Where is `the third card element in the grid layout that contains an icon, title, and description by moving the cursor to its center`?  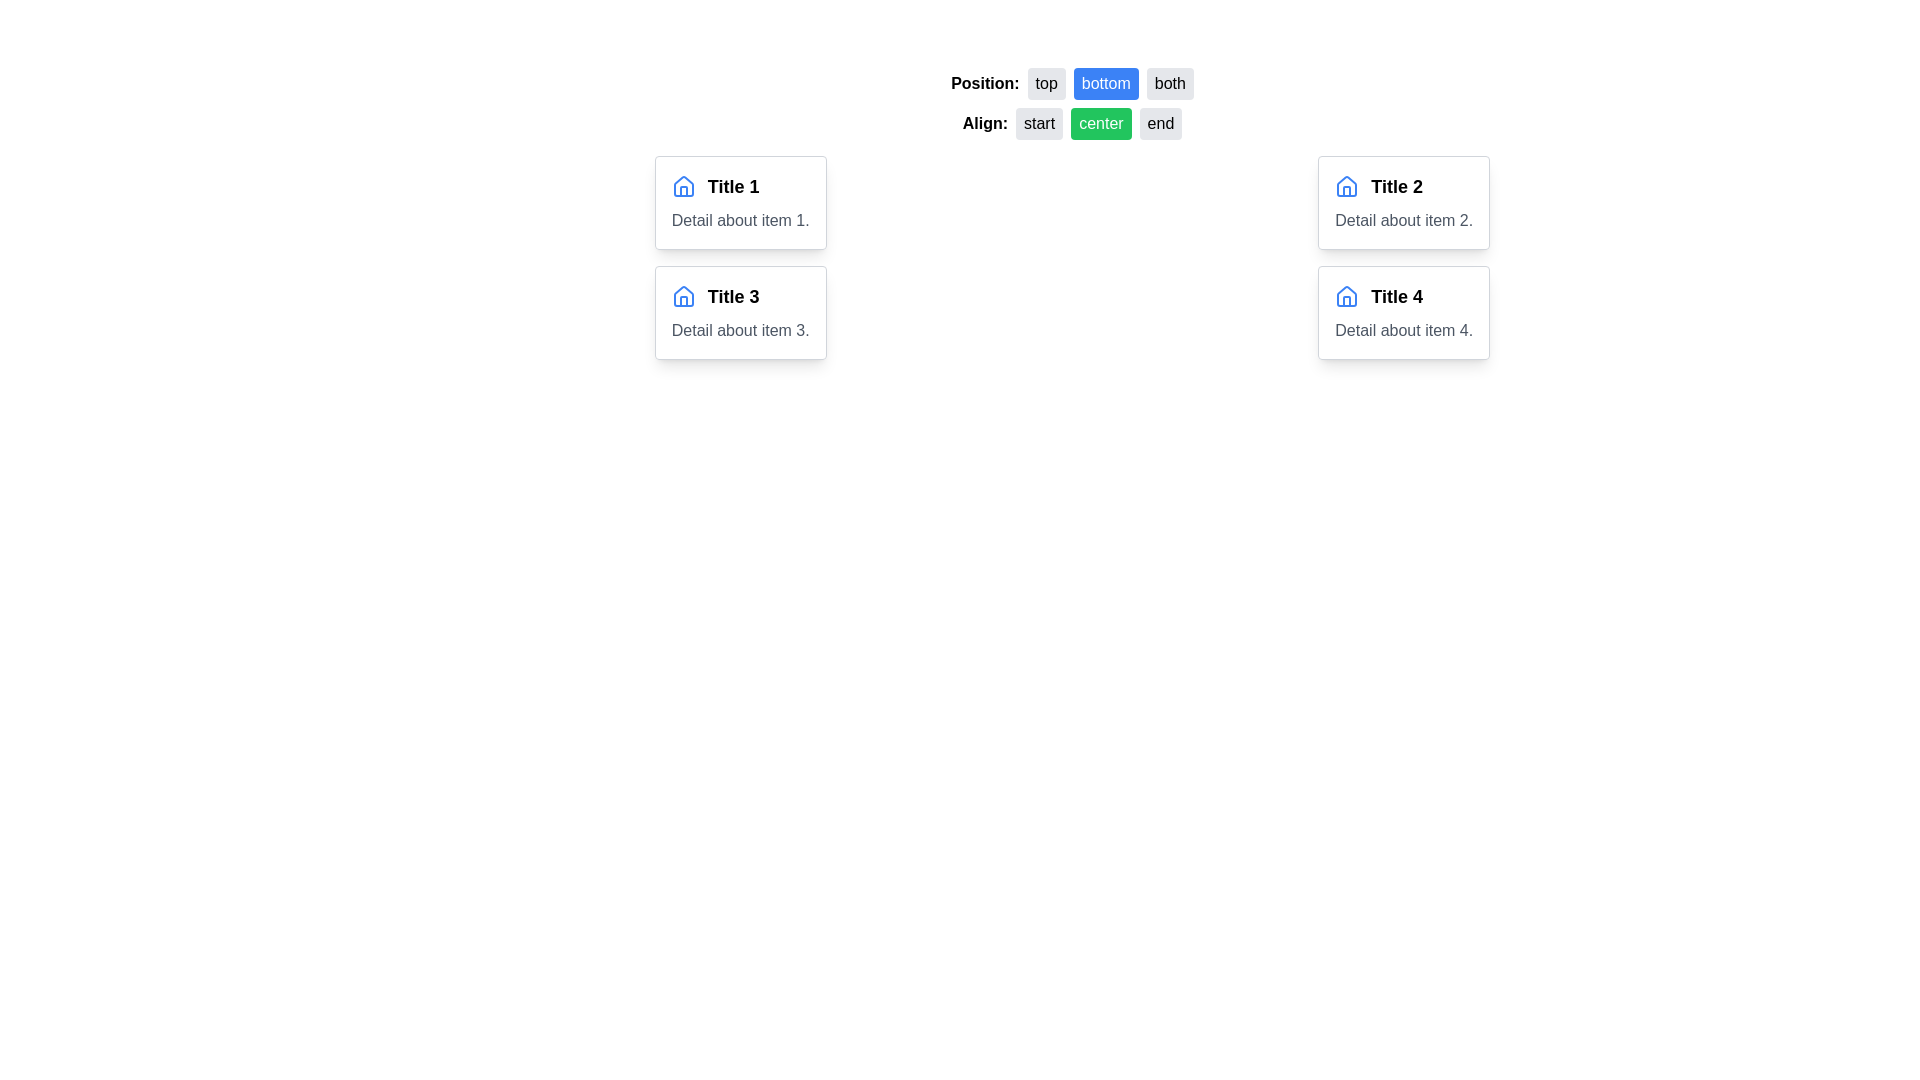 the third card element in the grid layout that contains an icon, title, and description by moving the cursor to its center is located at coordinates (739, 312).